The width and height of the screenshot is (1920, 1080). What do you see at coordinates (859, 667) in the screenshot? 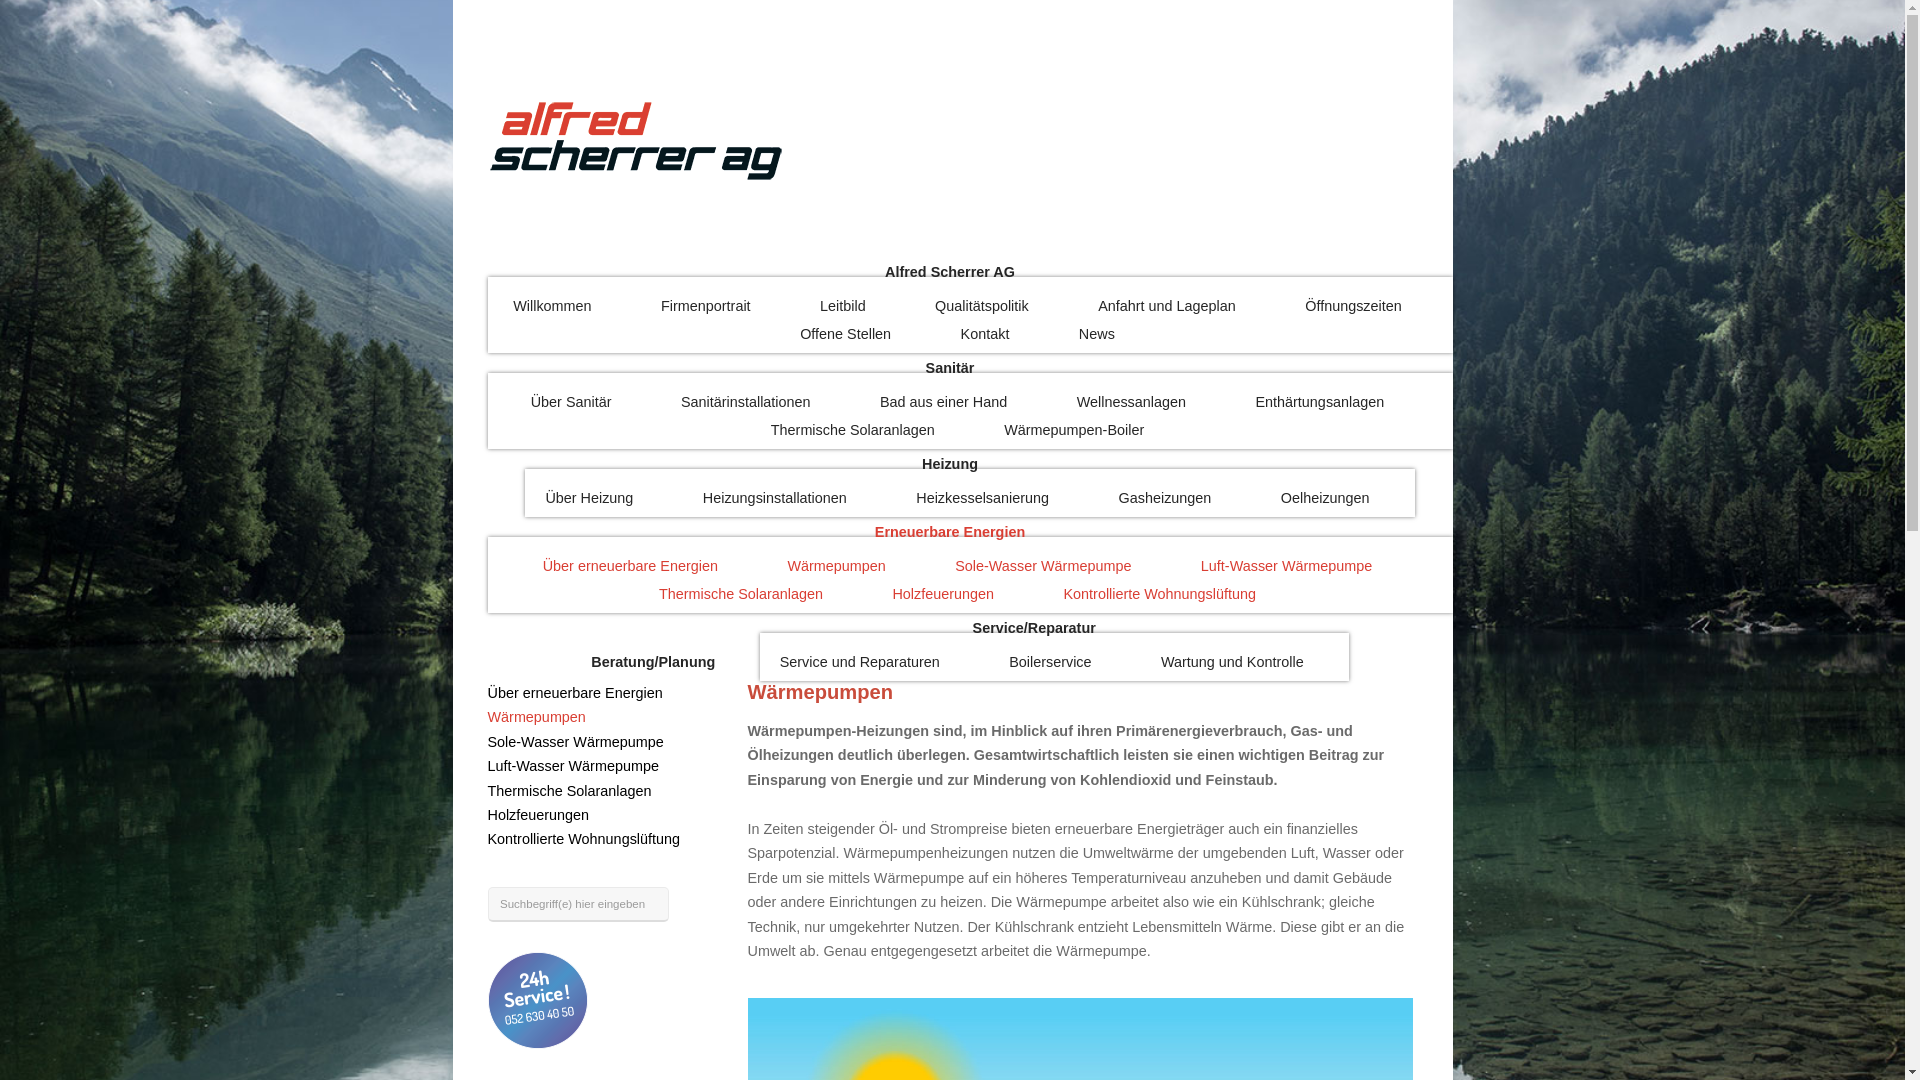
I see `'Service und Reparaturen'` at bounding box center [859, 667].